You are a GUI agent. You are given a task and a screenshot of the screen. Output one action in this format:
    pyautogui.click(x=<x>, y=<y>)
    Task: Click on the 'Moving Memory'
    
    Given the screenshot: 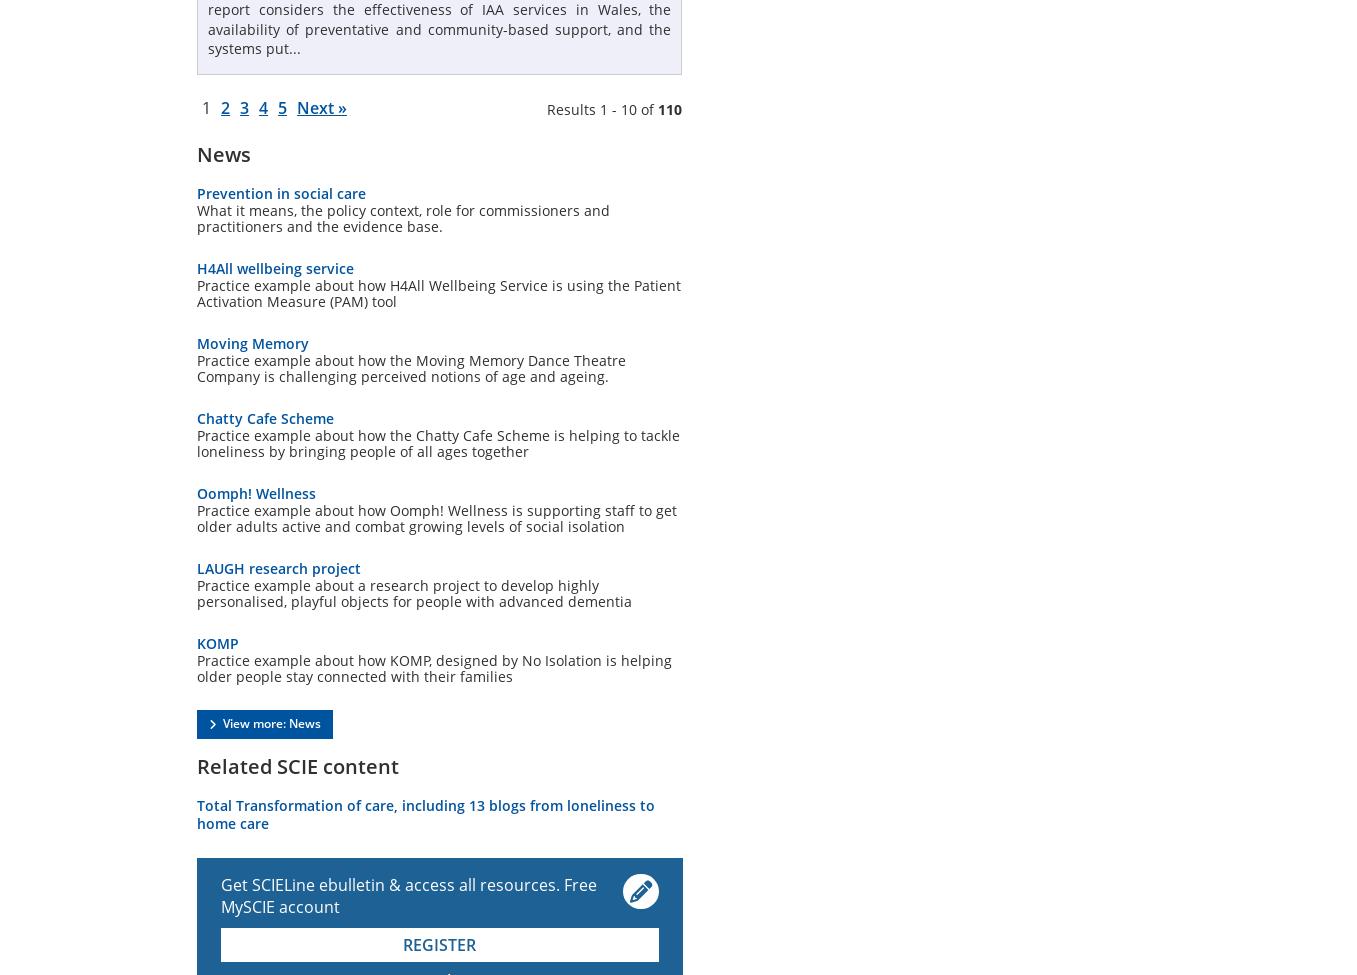 What is the action you would take?
    pyautogui.click(x=251, y=341)
    